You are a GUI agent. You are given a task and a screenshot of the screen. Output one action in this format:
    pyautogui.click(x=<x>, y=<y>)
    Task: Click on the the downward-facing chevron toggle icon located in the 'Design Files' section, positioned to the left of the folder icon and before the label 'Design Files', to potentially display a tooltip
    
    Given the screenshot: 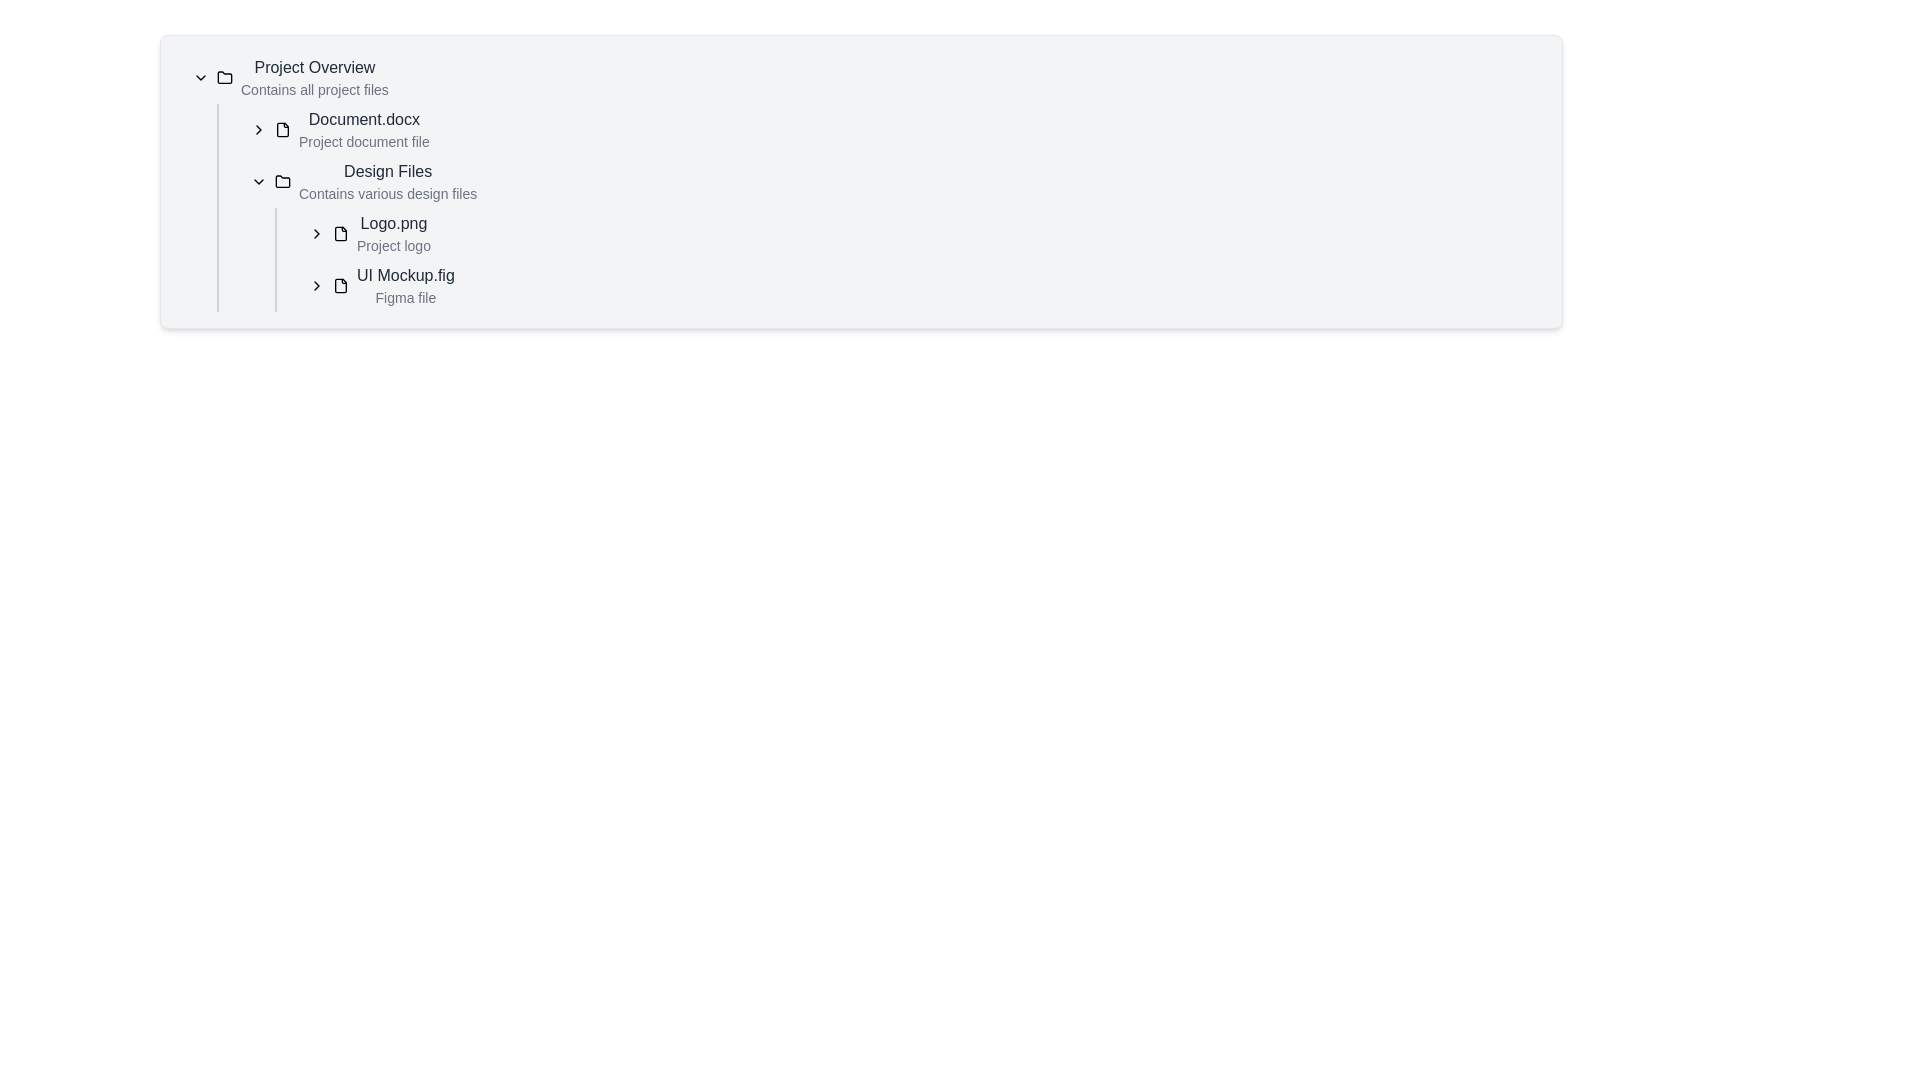 What is the action you would take?
    pyautogui.click(x=258, y=181)
    